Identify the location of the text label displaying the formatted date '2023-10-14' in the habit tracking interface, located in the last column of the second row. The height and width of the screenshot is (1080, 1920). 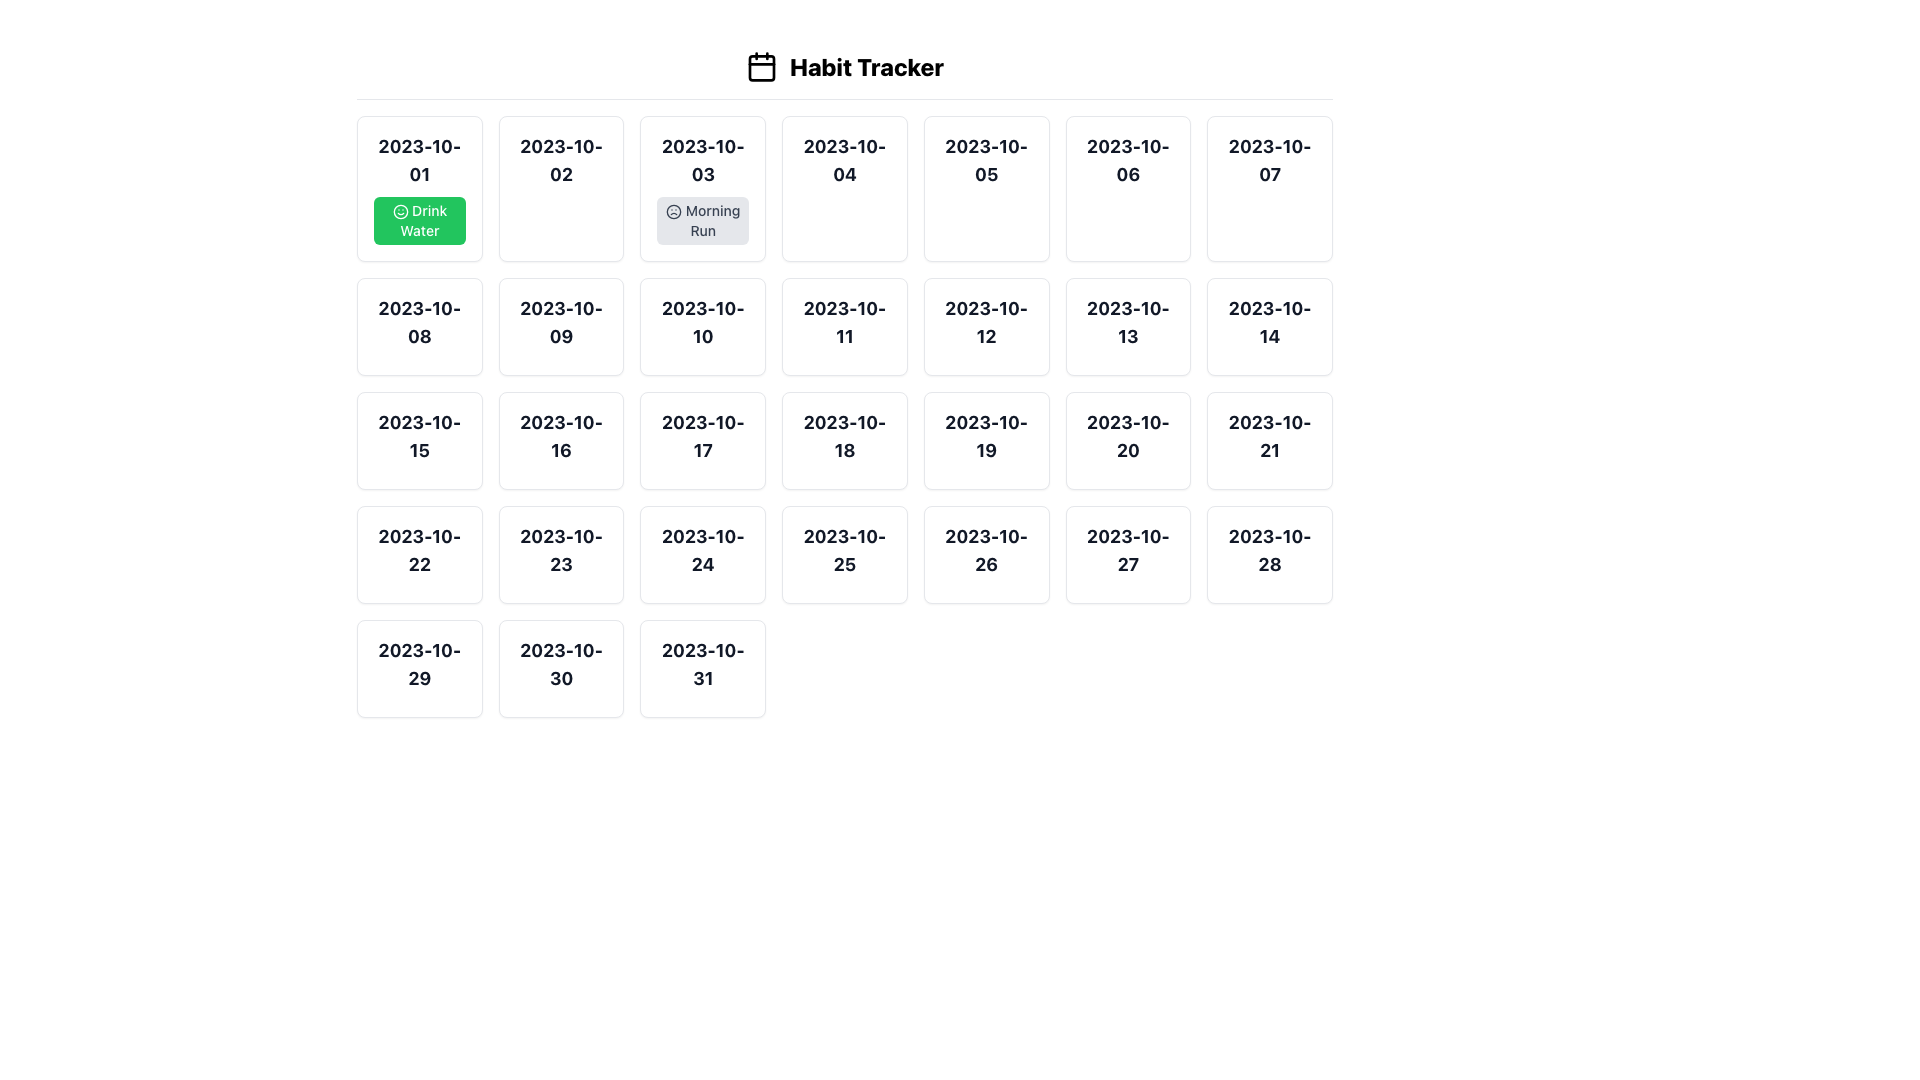
(1269, 322).